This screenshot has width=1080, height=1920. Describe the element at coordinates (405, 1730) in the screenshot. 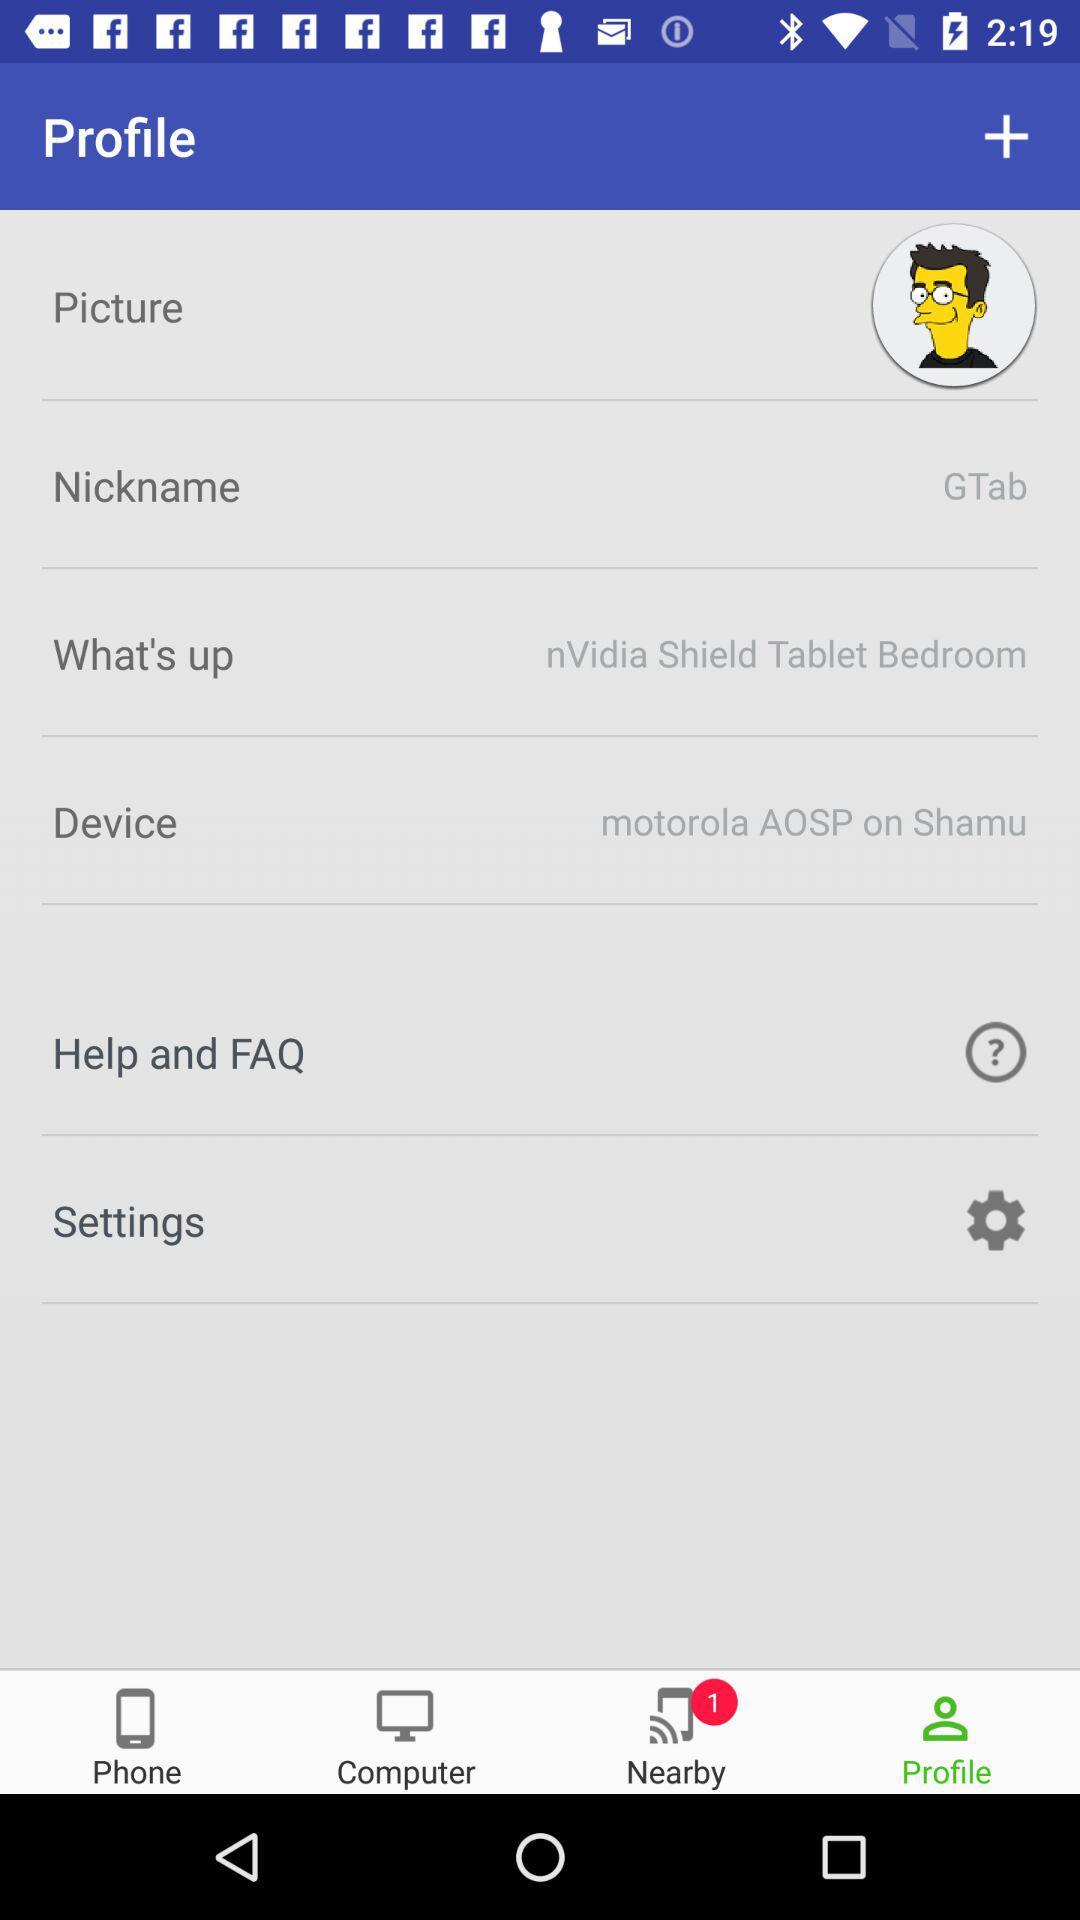

I see `the right of phone icon` at that location.